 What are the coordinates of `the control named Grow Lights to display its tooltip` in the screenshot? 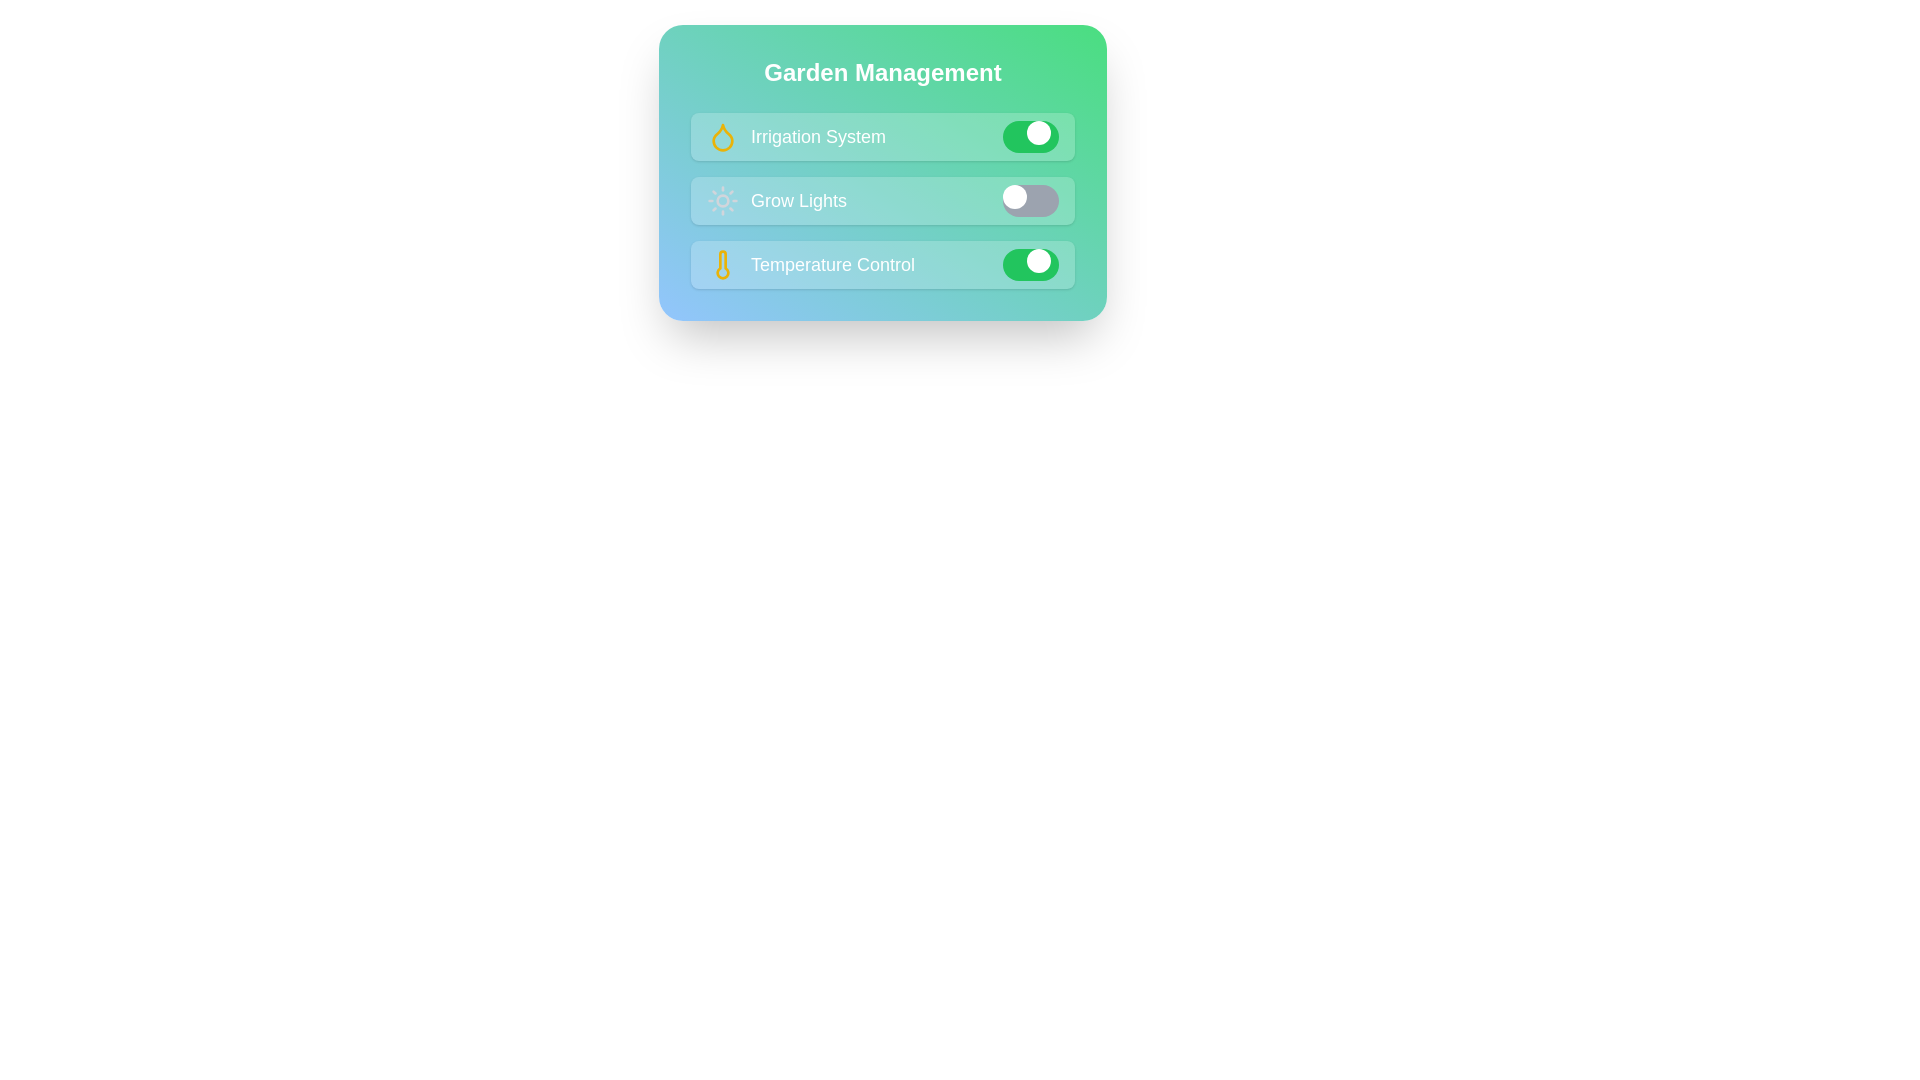 It's located at (882, 200).